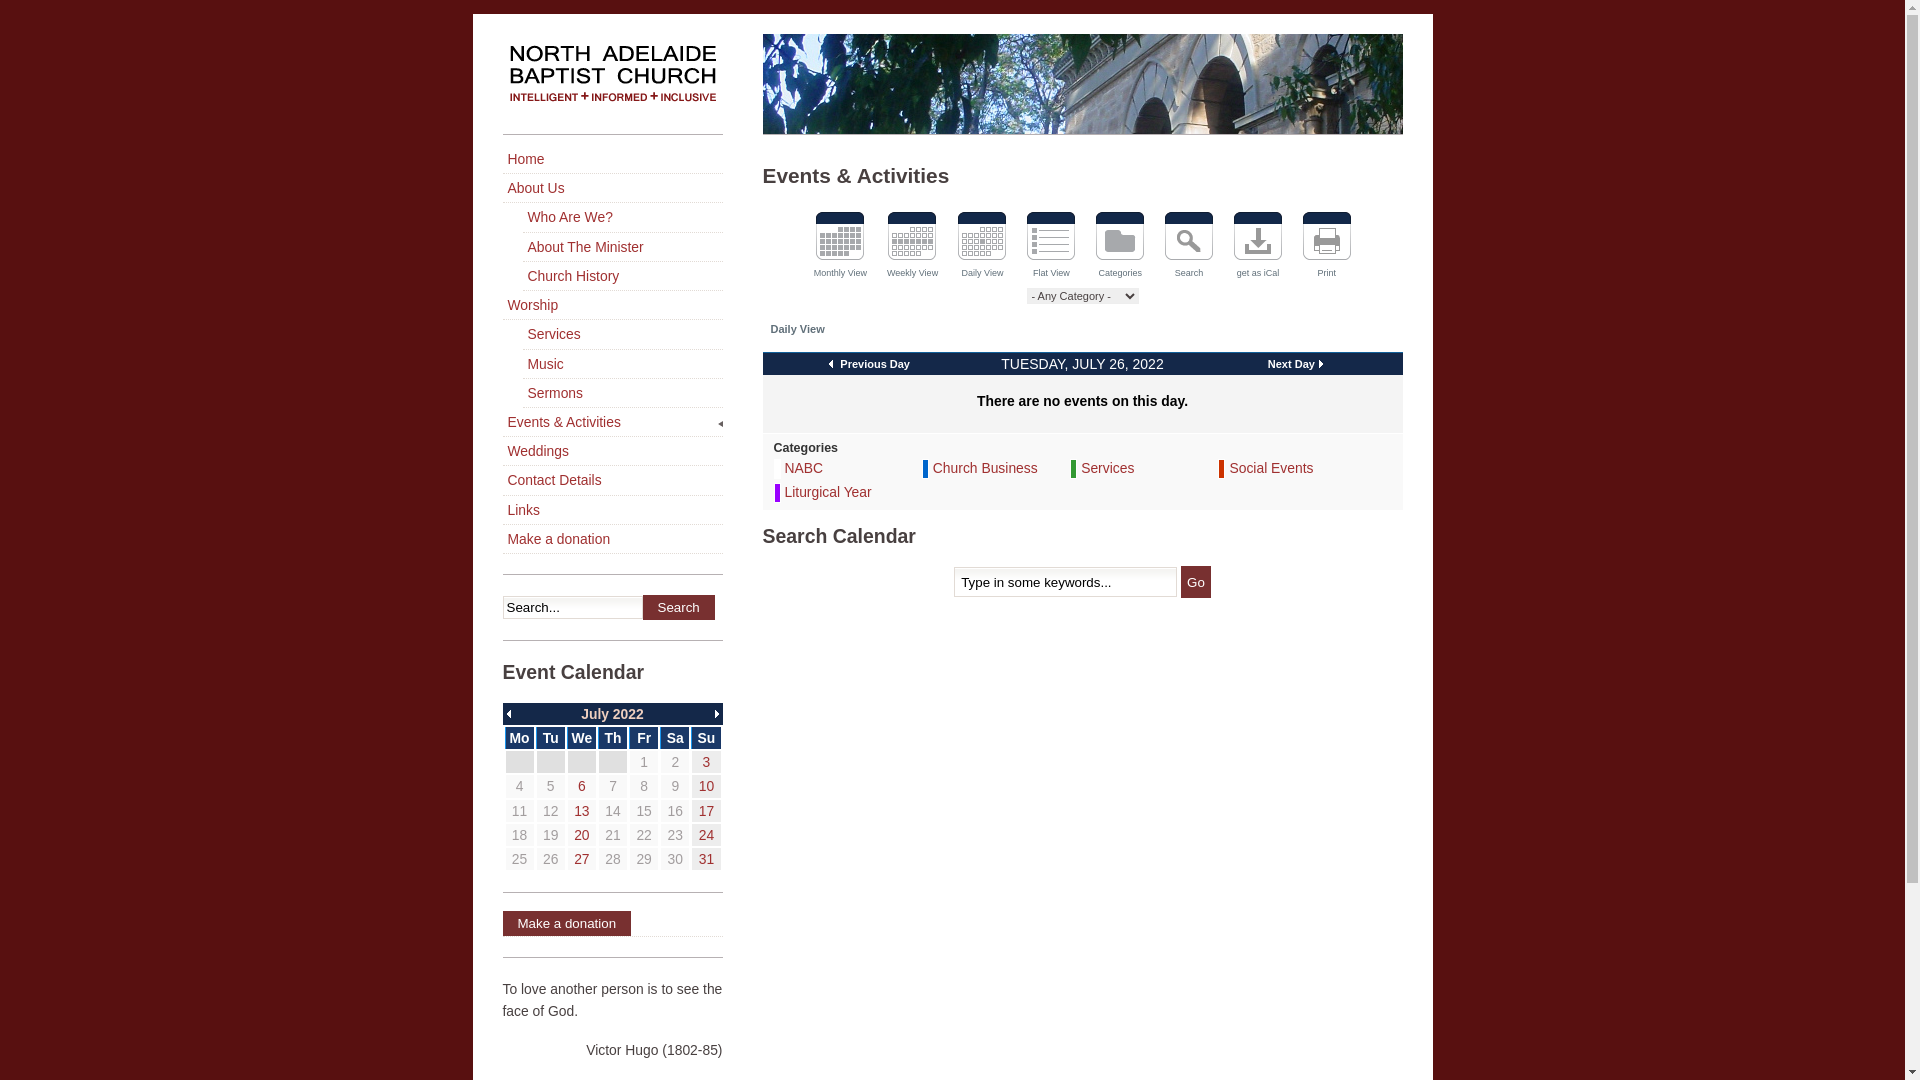 The width and height of the screenshot is (1920, 1080). What do you see at coordinates (610, 421) in the screenshot?
I see `'Events & Activities'` at bounding box center [610, 421].